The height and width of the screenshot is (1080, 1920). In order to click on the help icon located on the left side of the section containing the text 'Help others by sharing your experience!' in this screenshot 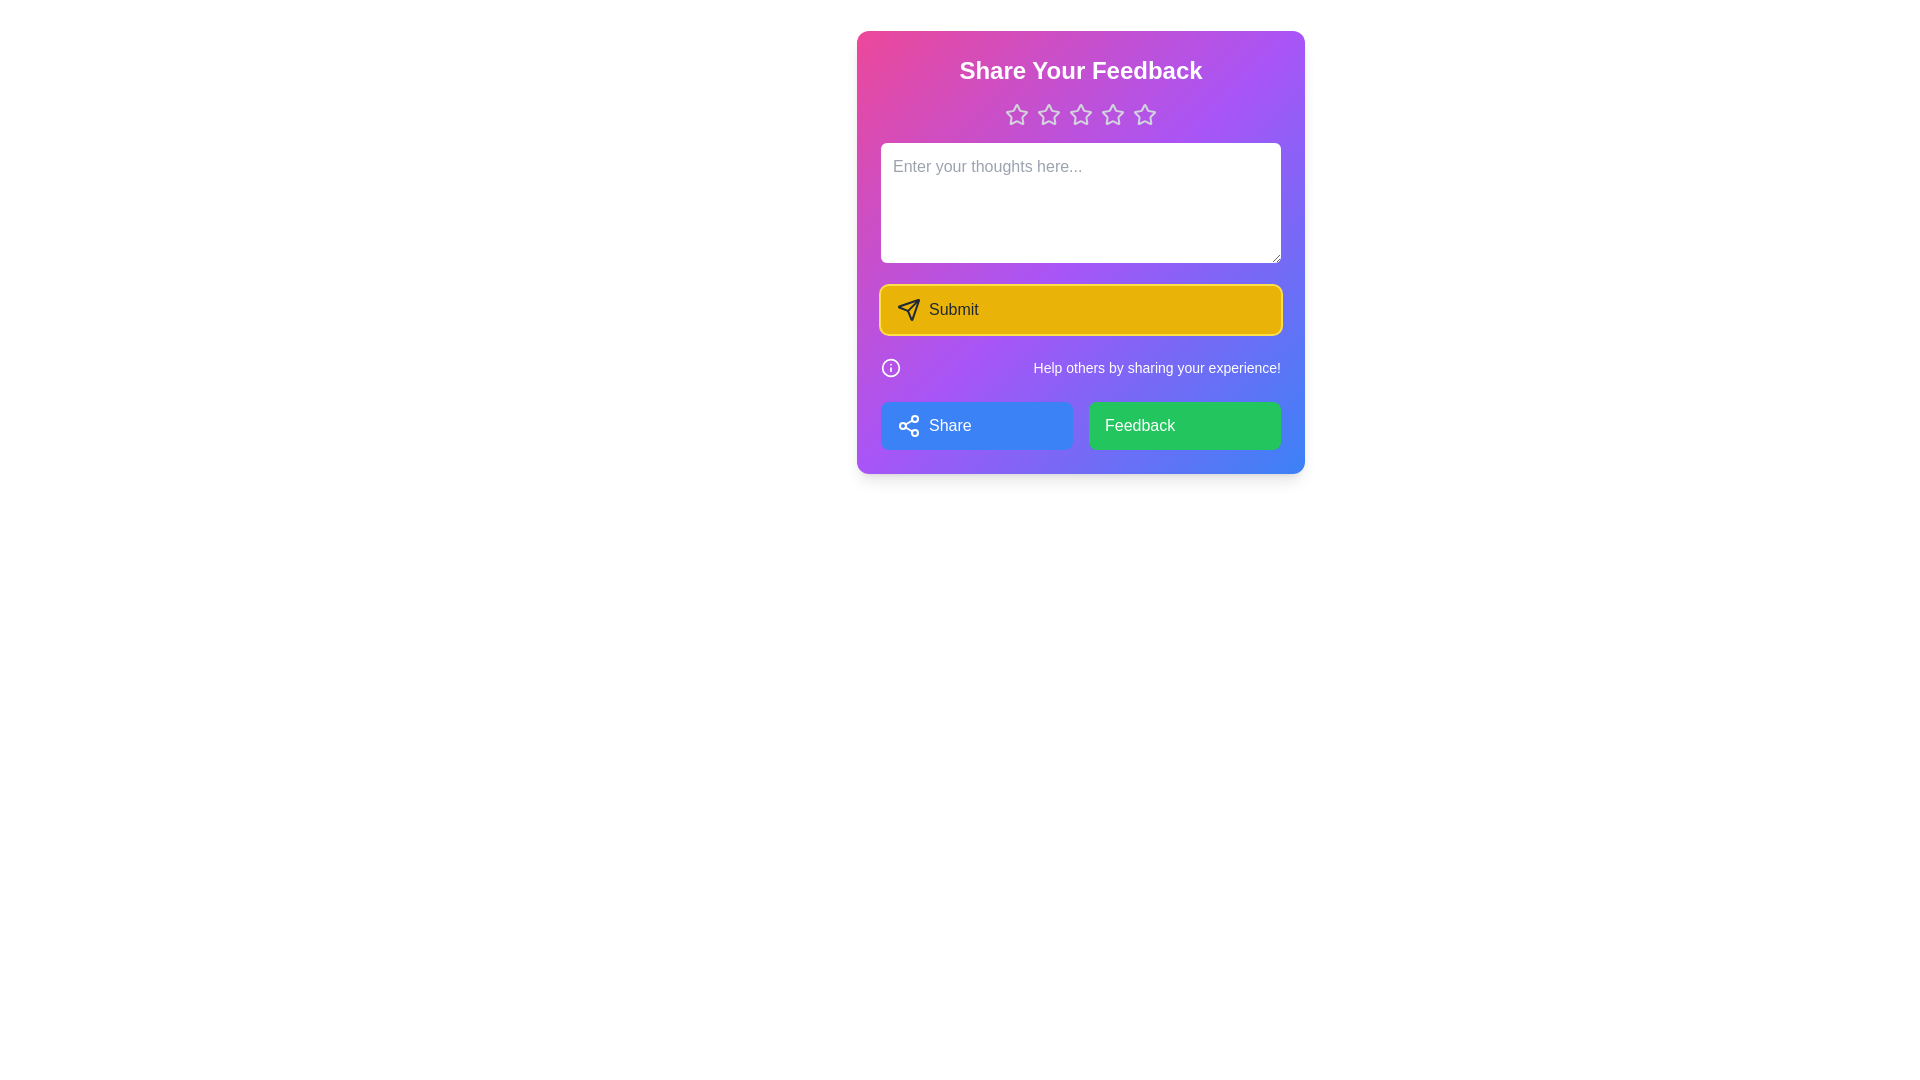, I will do `click(890, 367)`.